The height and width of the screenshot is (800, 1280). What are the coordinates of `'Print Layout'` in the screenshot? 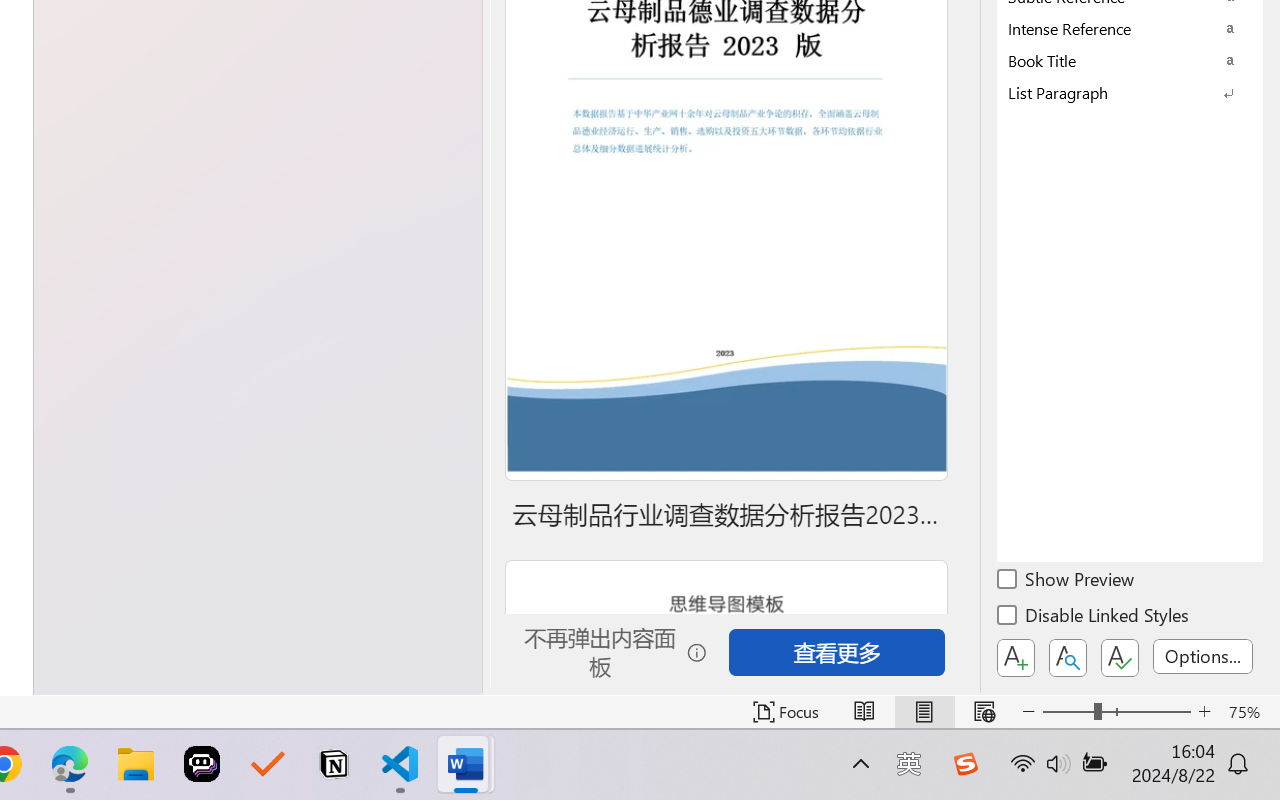 It's located at (923, 711).